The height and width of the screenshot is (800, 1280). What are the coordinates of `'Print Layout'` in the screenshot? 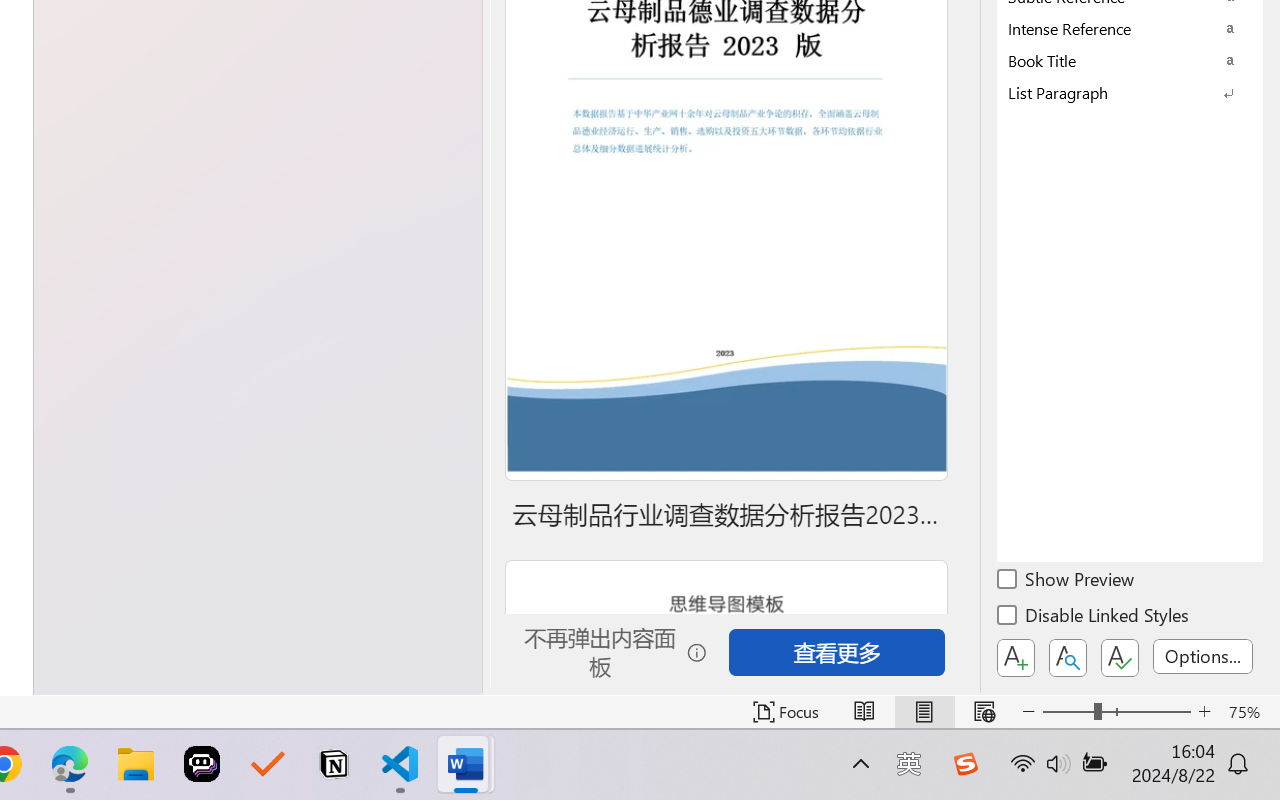 It's located at (923, 711).